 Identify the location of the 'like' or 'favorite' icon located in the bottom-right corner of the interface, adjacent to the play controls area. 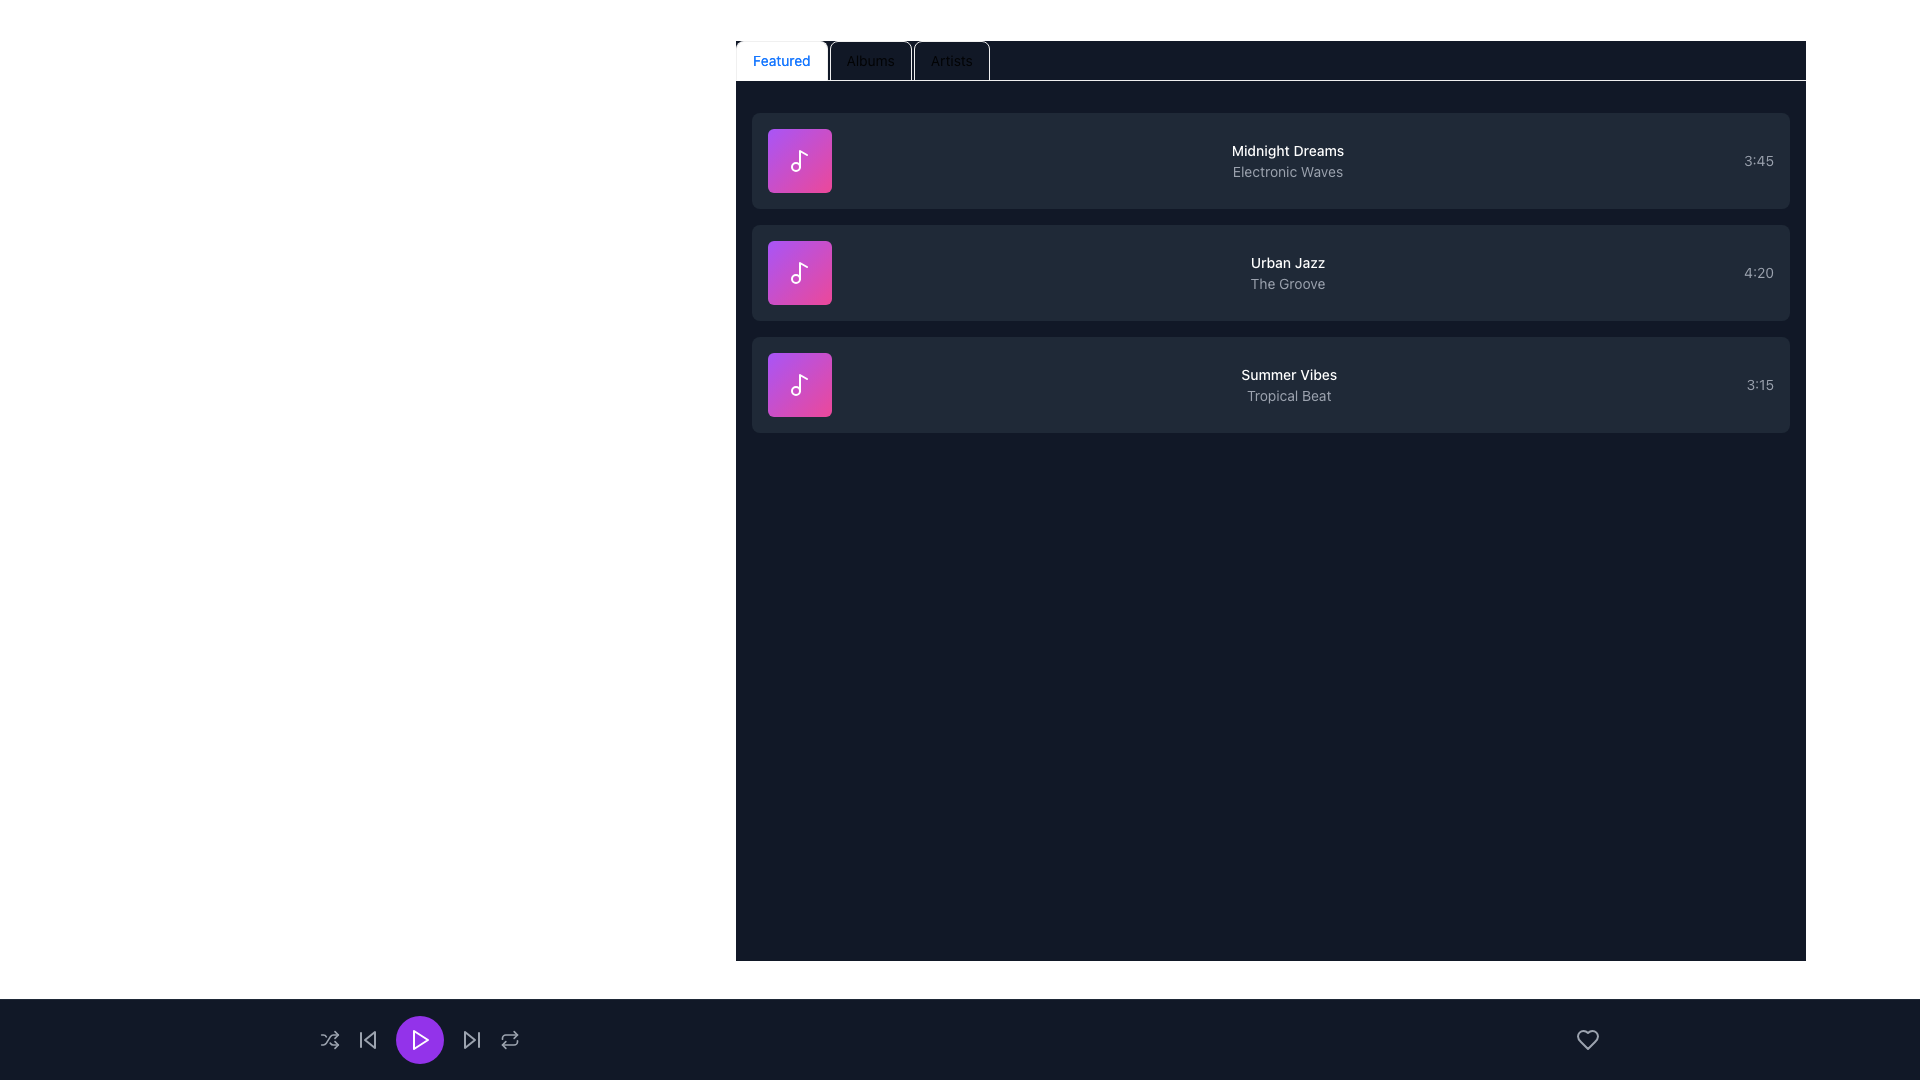
(1587, 1039).